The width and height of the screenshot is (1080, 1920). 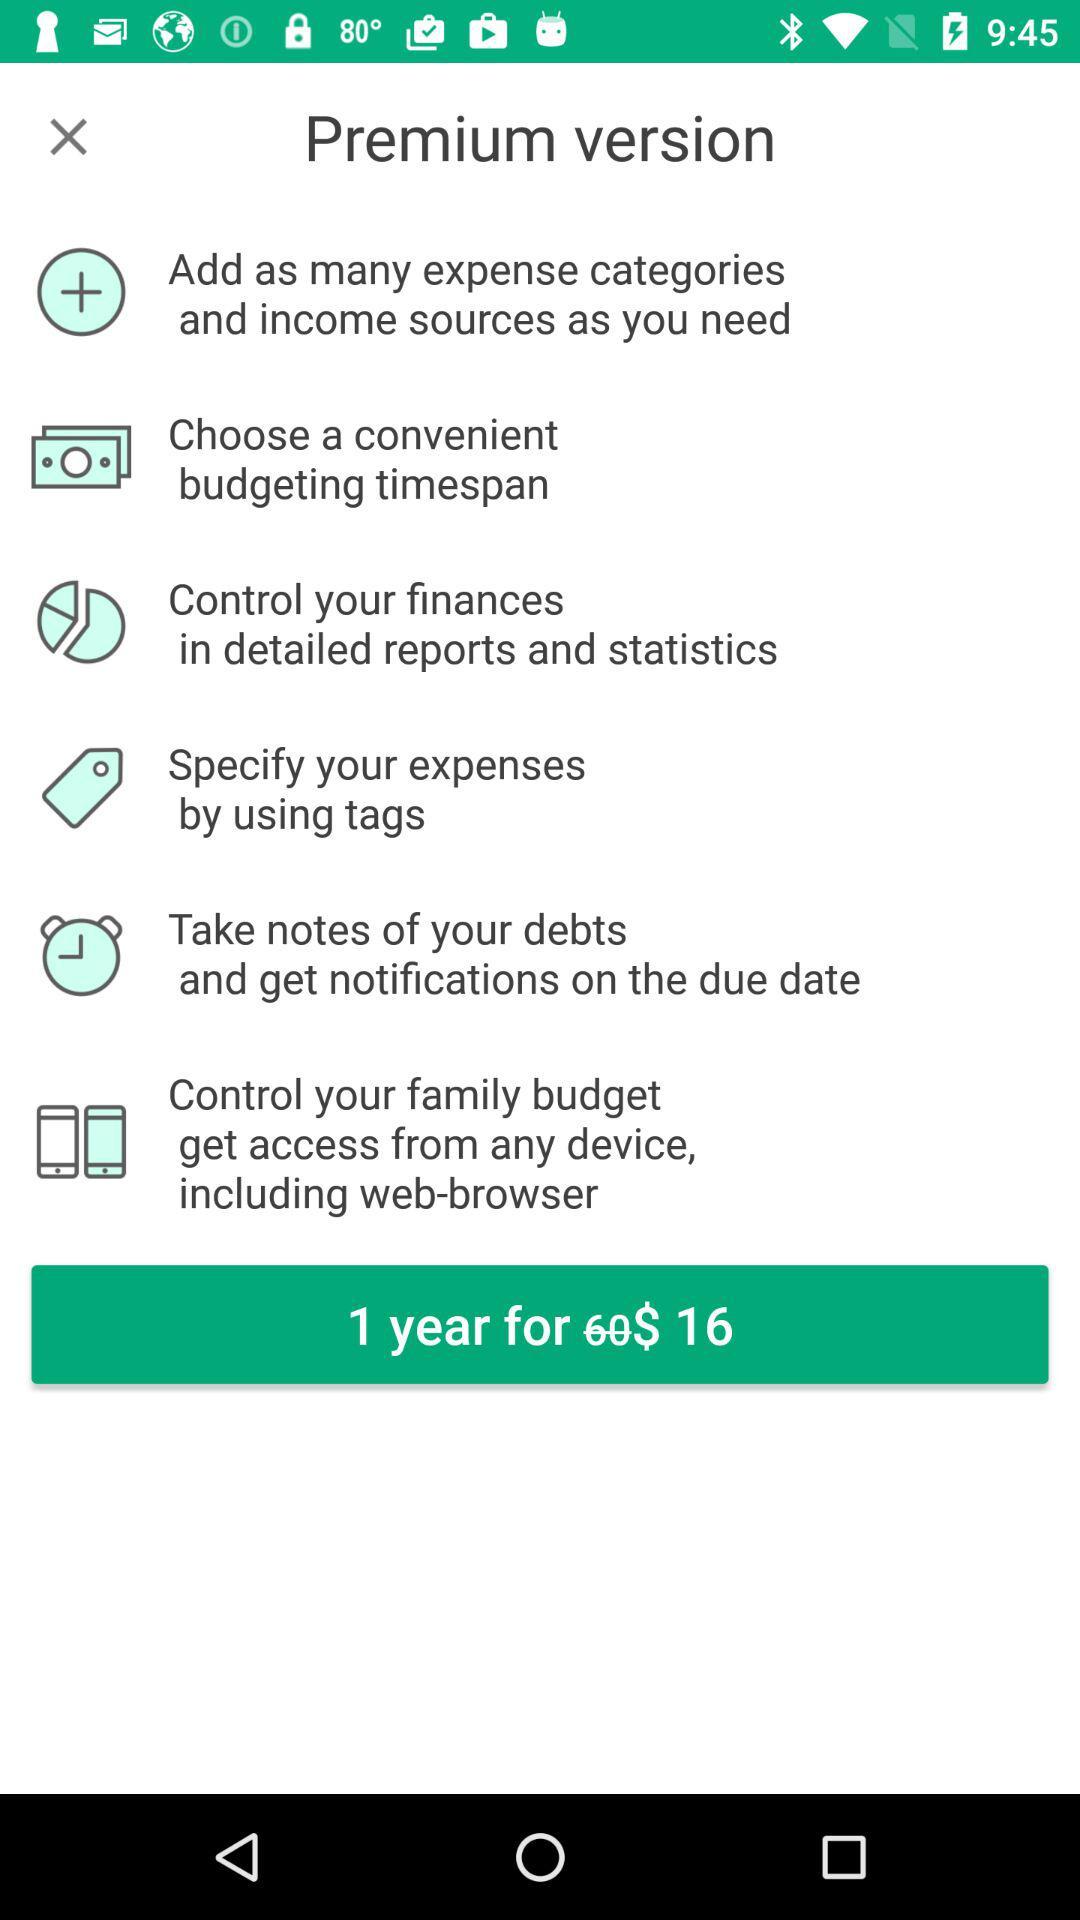 What do you see at coordinates (540, 1324) in the screenshot?
I see `1 year for item` at bounding box center [540, 1324].